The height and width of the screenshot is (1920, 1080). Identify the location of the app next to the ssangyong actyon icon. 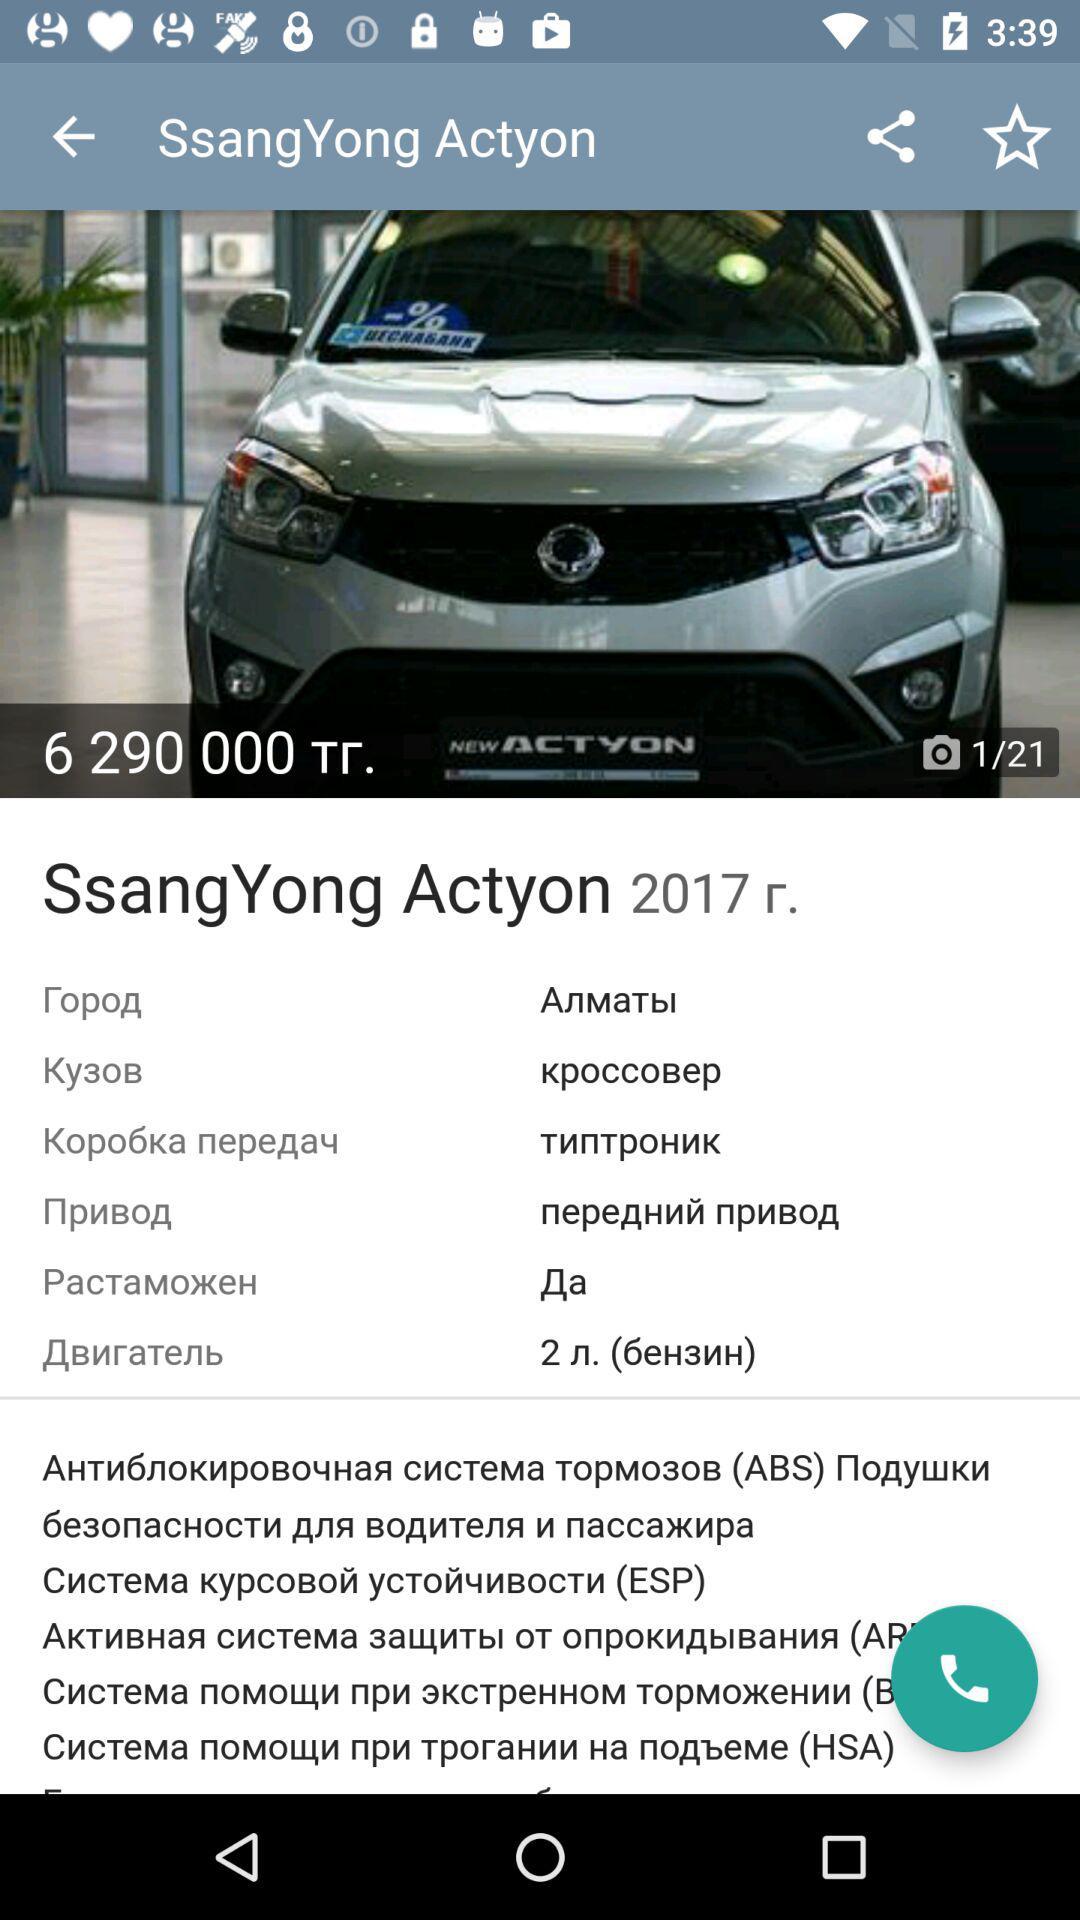
(890, 135).